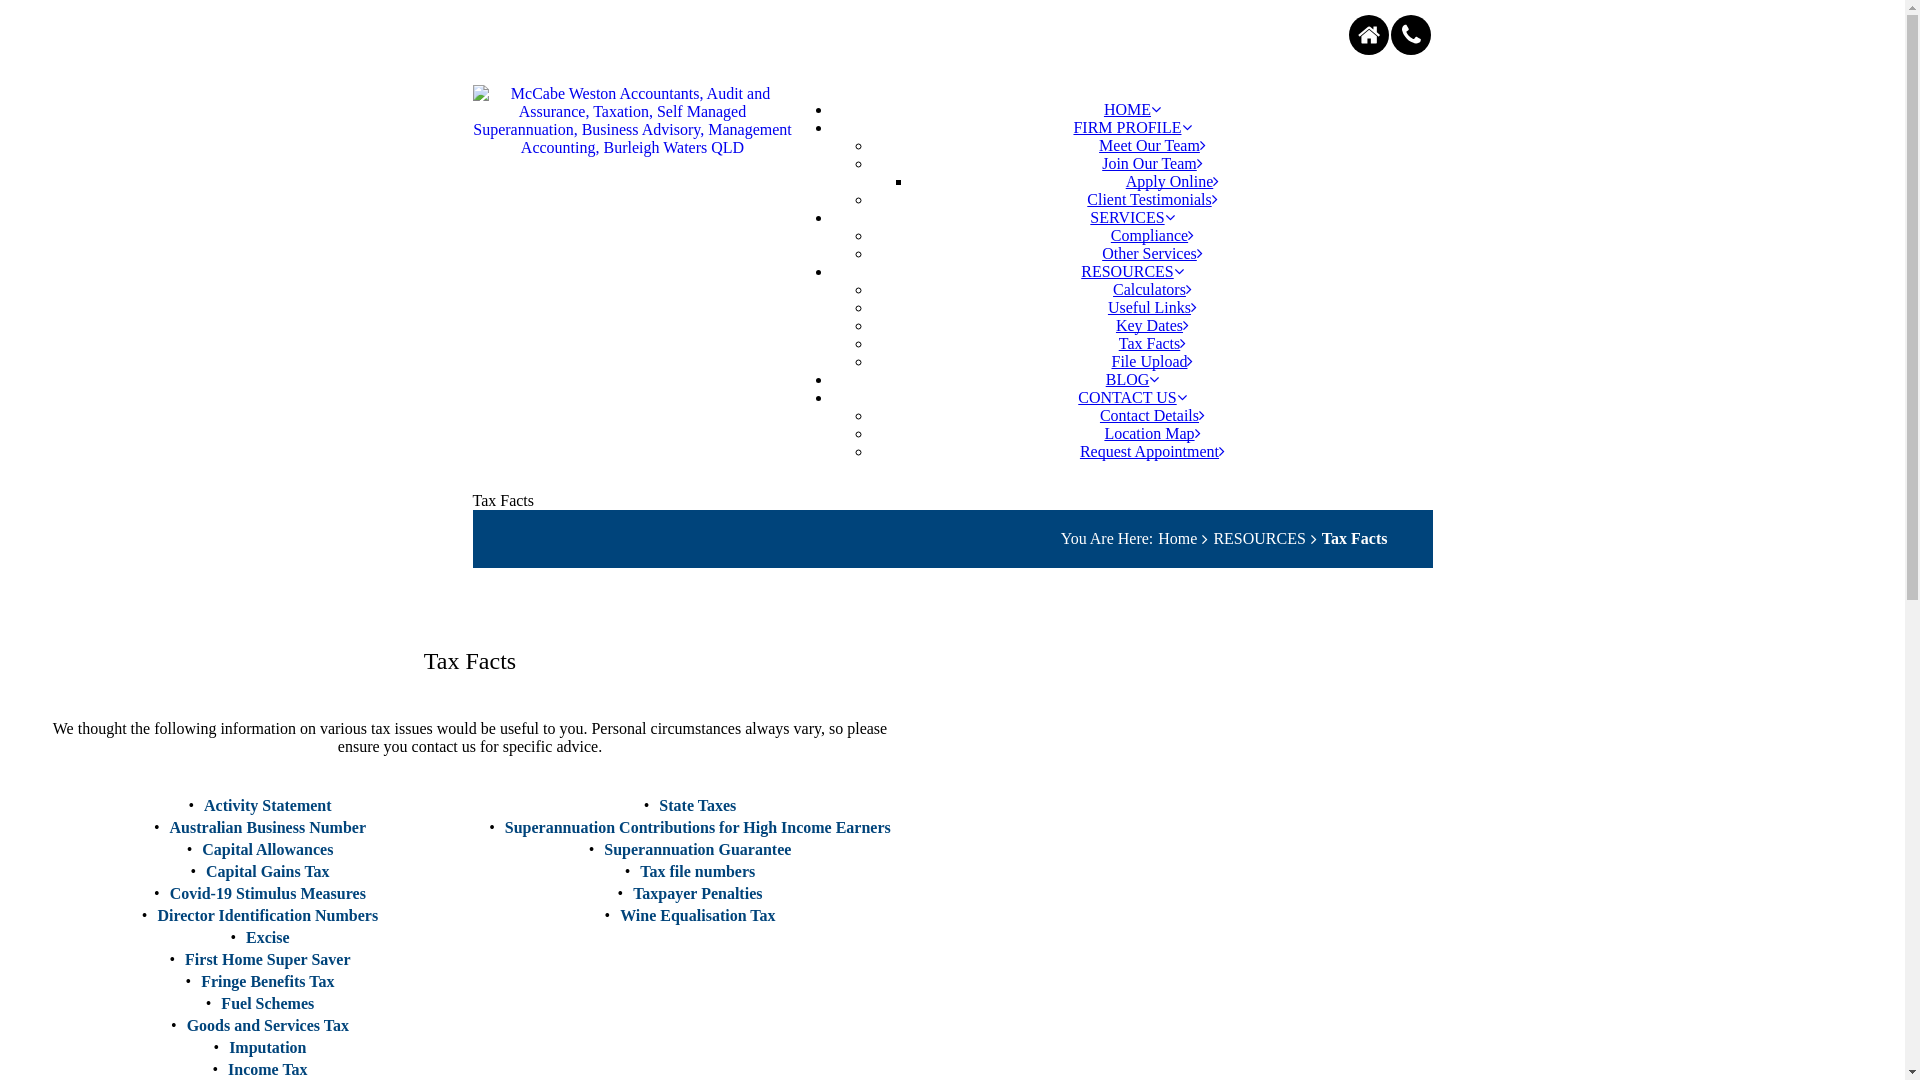  I want to click on 'Location Map', so click(1152, 432).